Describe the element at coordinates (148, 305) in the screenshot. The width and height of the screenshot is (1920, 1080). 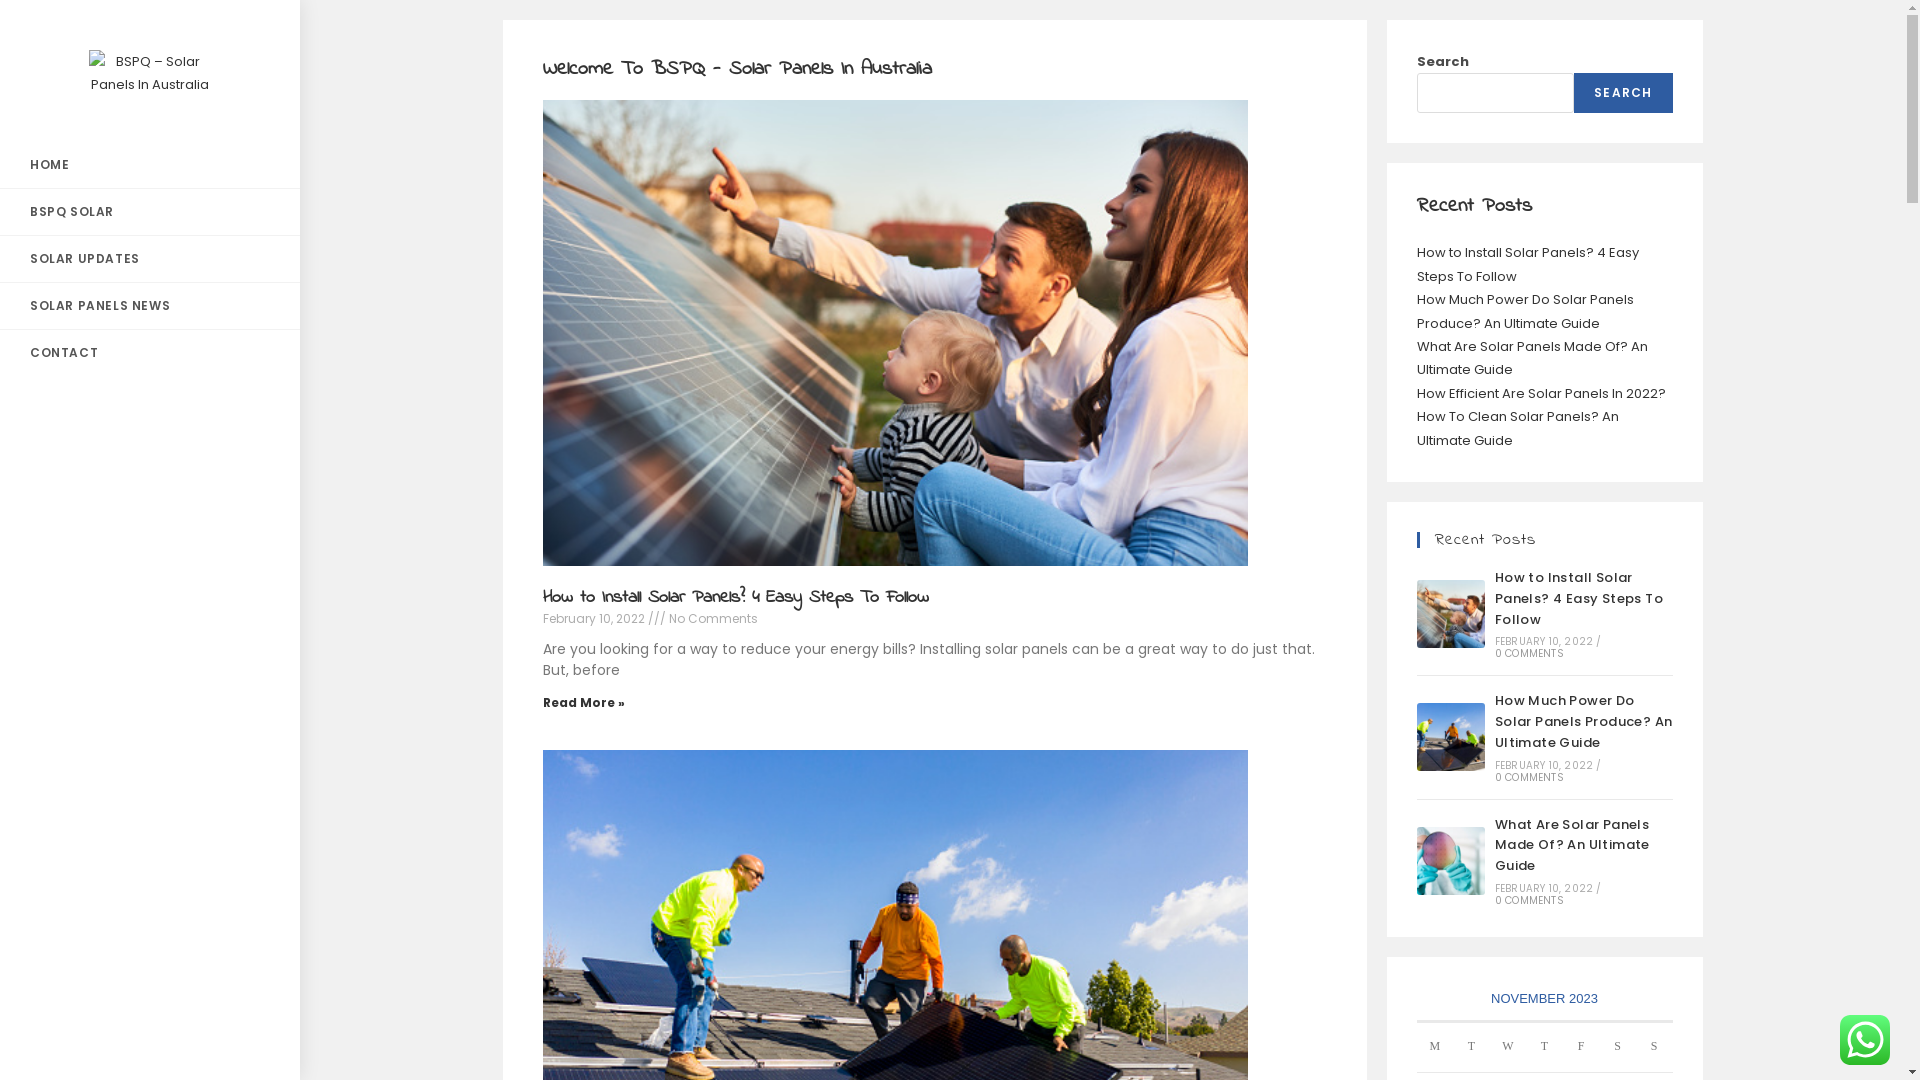
I see `'SOLAR PANELS NEWS'` at that location.